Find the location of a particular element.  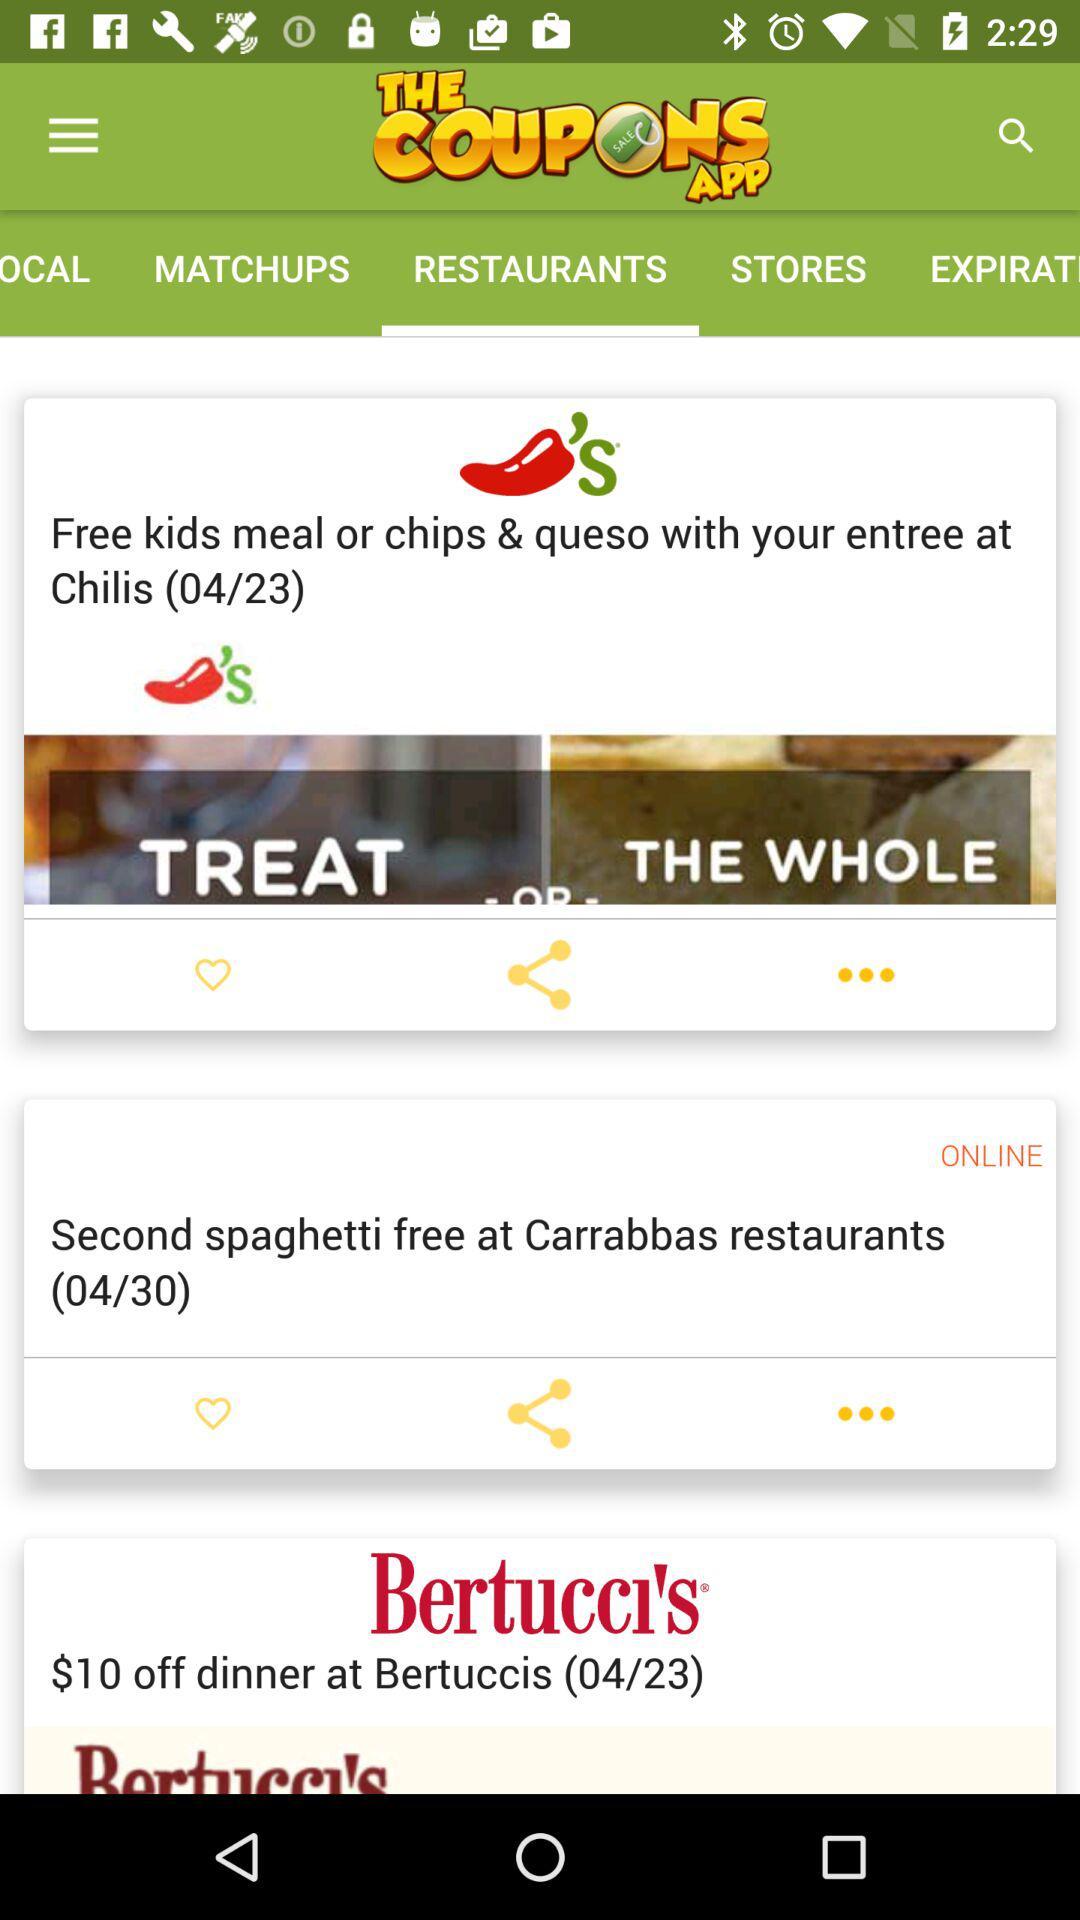

location service is located at coordinates (538, 1412).